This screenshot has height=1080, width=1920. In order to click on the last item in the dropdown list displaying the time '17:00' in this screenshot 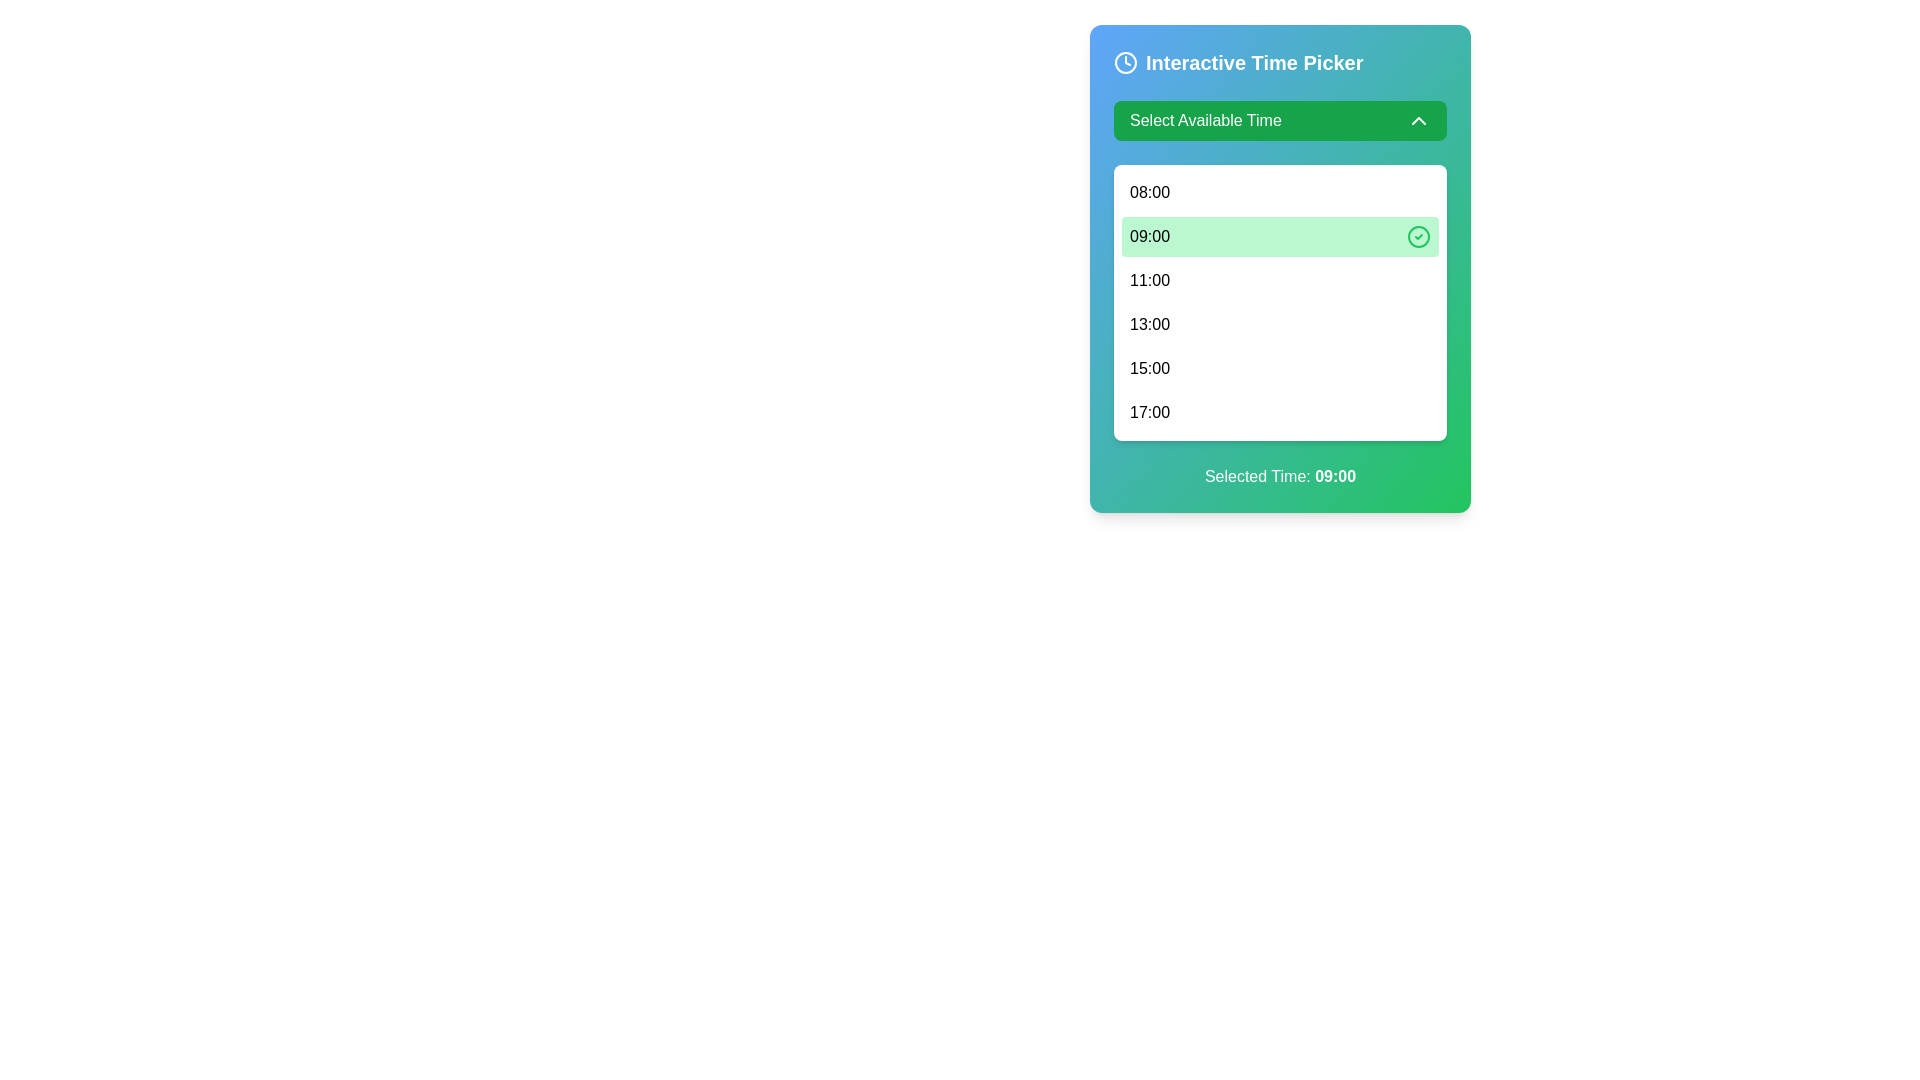, I will do `click(1280, 411)`.